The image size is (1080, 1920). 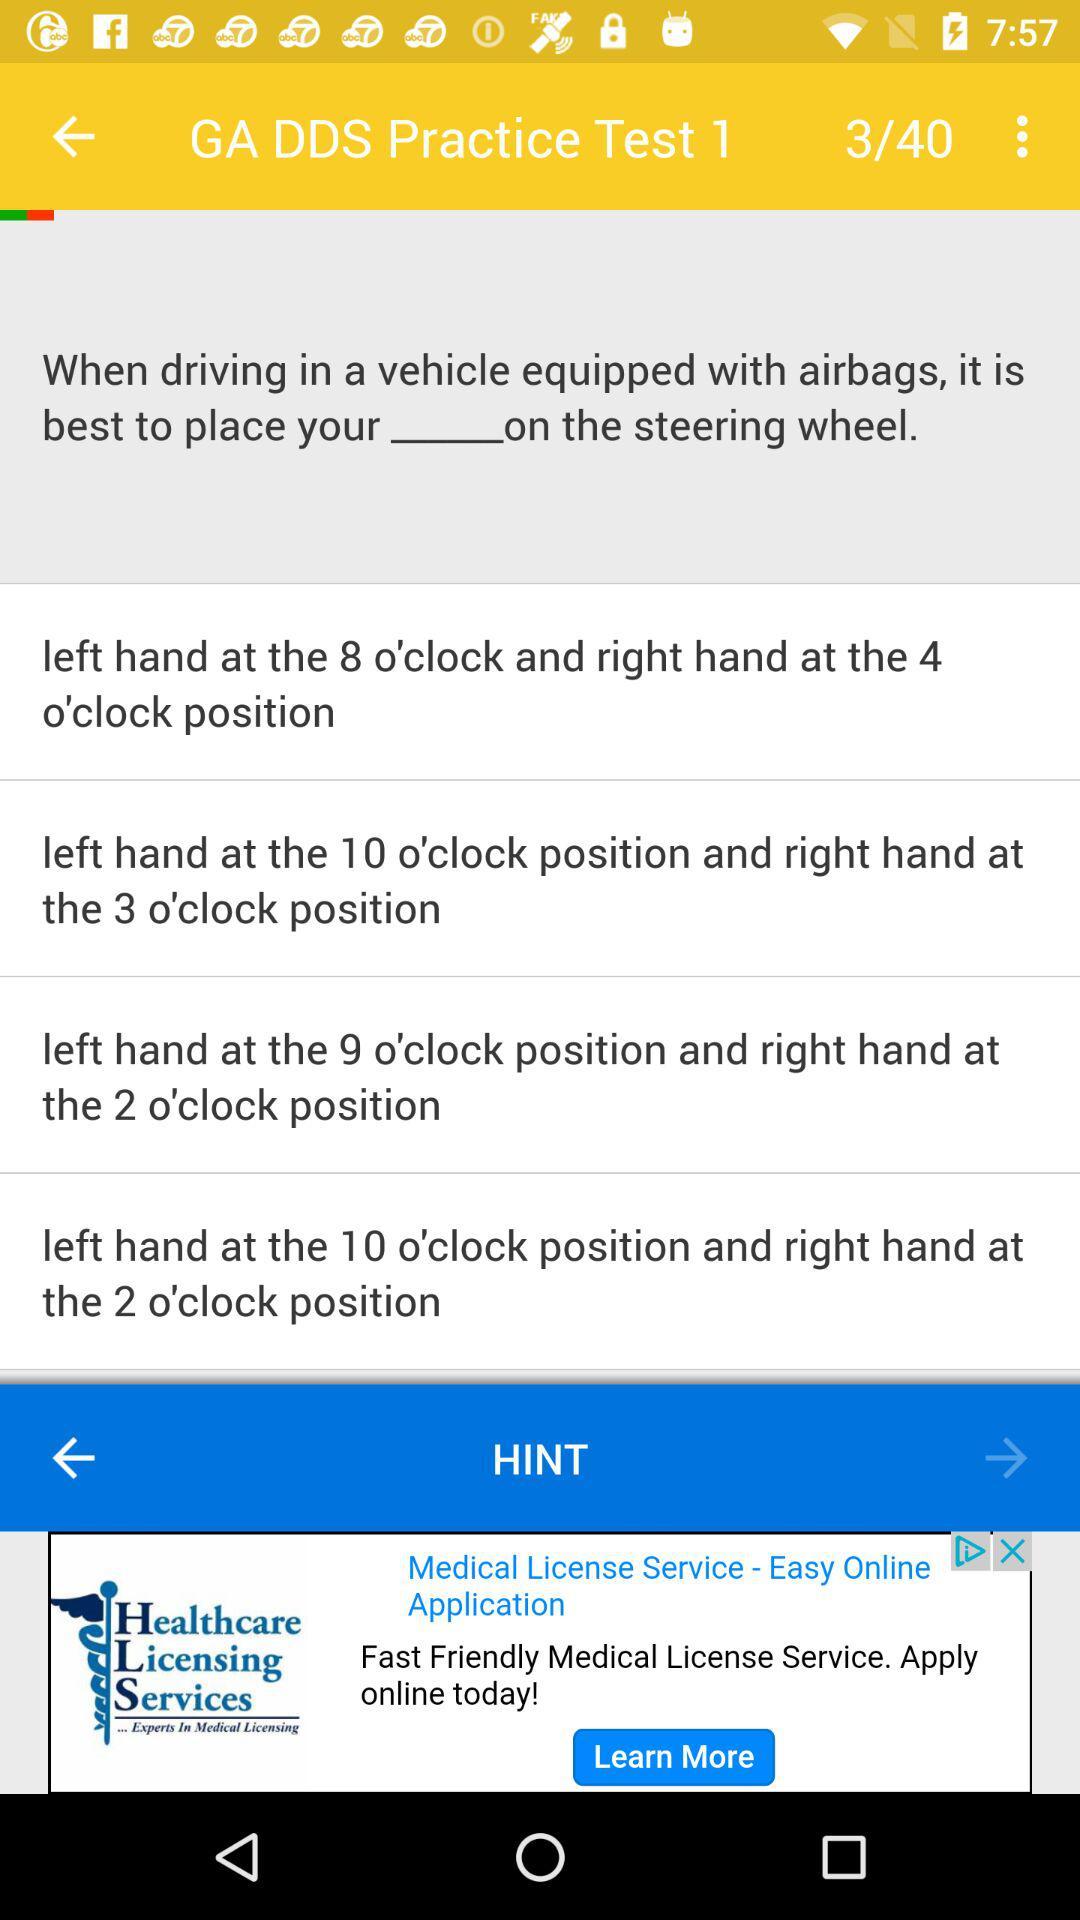 What do you see at coordinates (72, 1458) in the screenshot?
I see `go back` at bounding box center [72, 1458].